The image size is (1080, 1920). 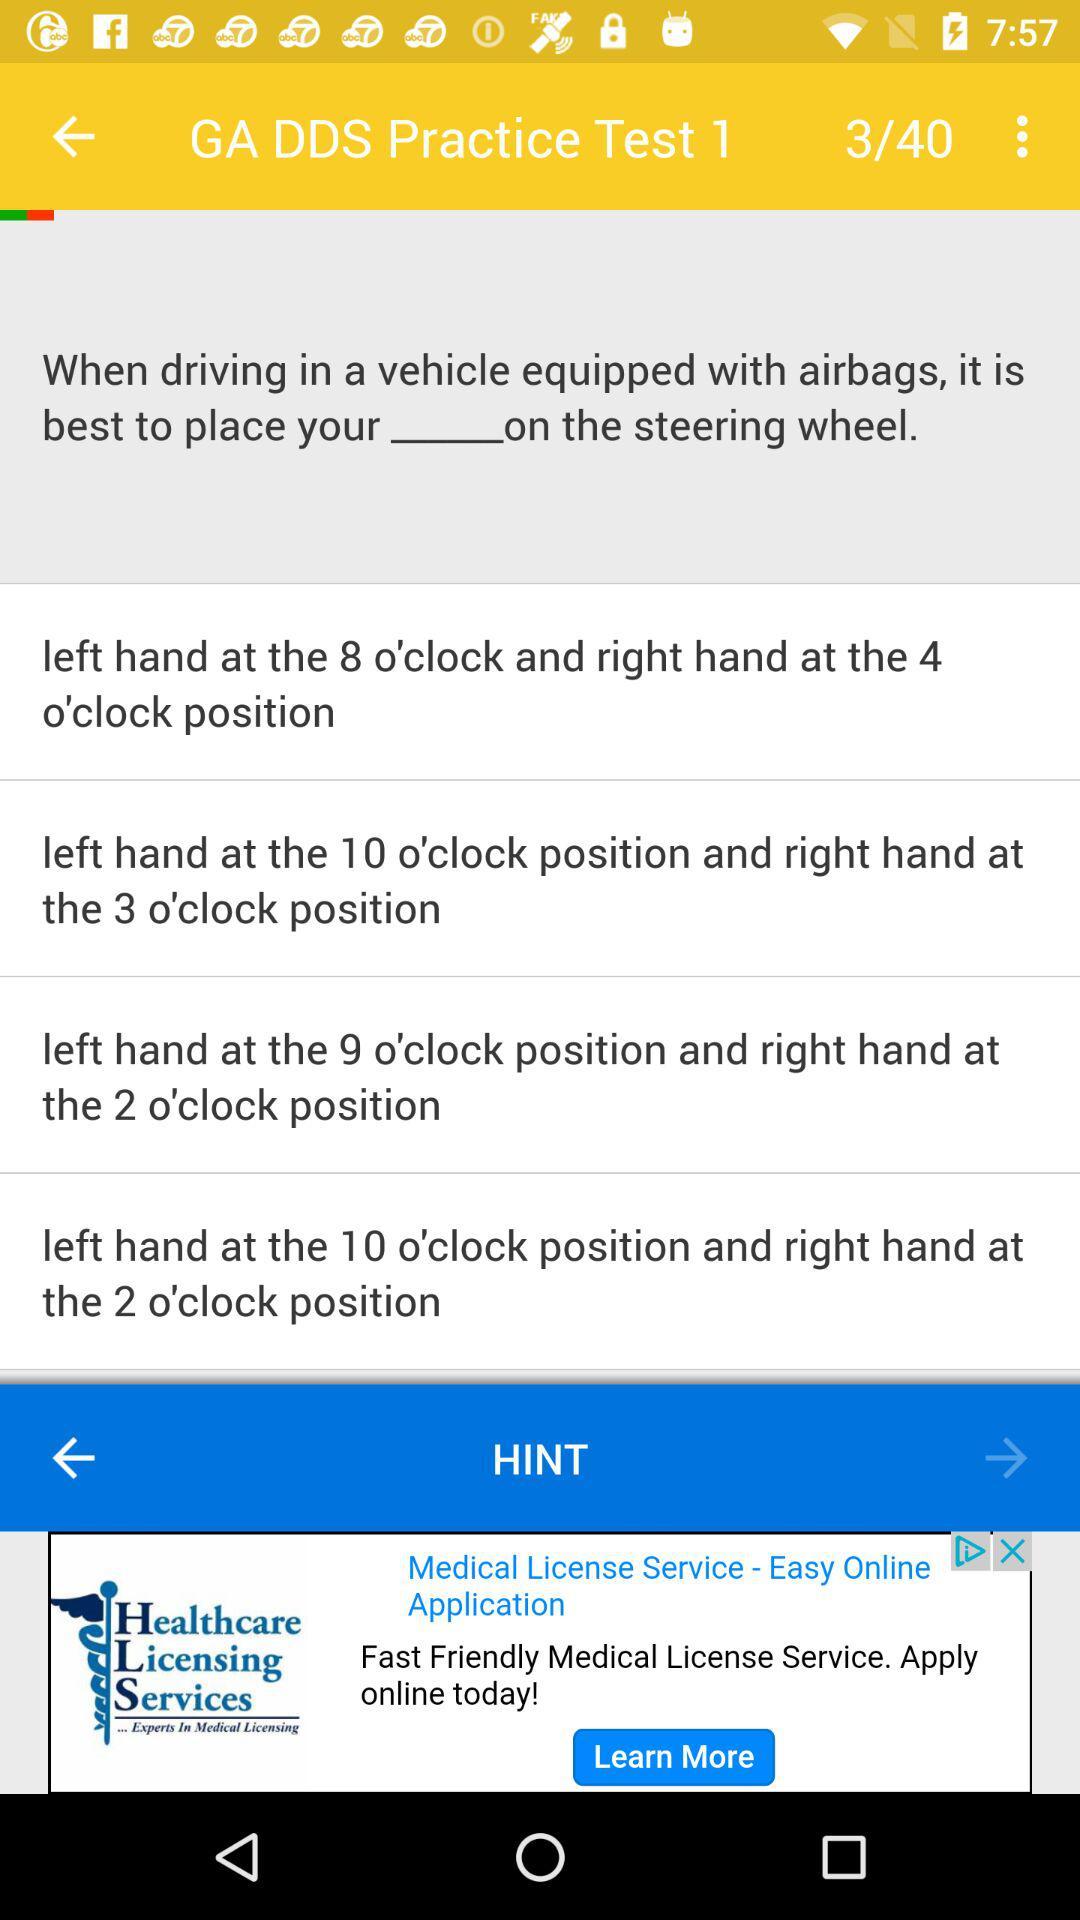 What do you see at coordinates (72, 1458) in the screenshot?
I see `go back` at bounding box center [72, 1458].